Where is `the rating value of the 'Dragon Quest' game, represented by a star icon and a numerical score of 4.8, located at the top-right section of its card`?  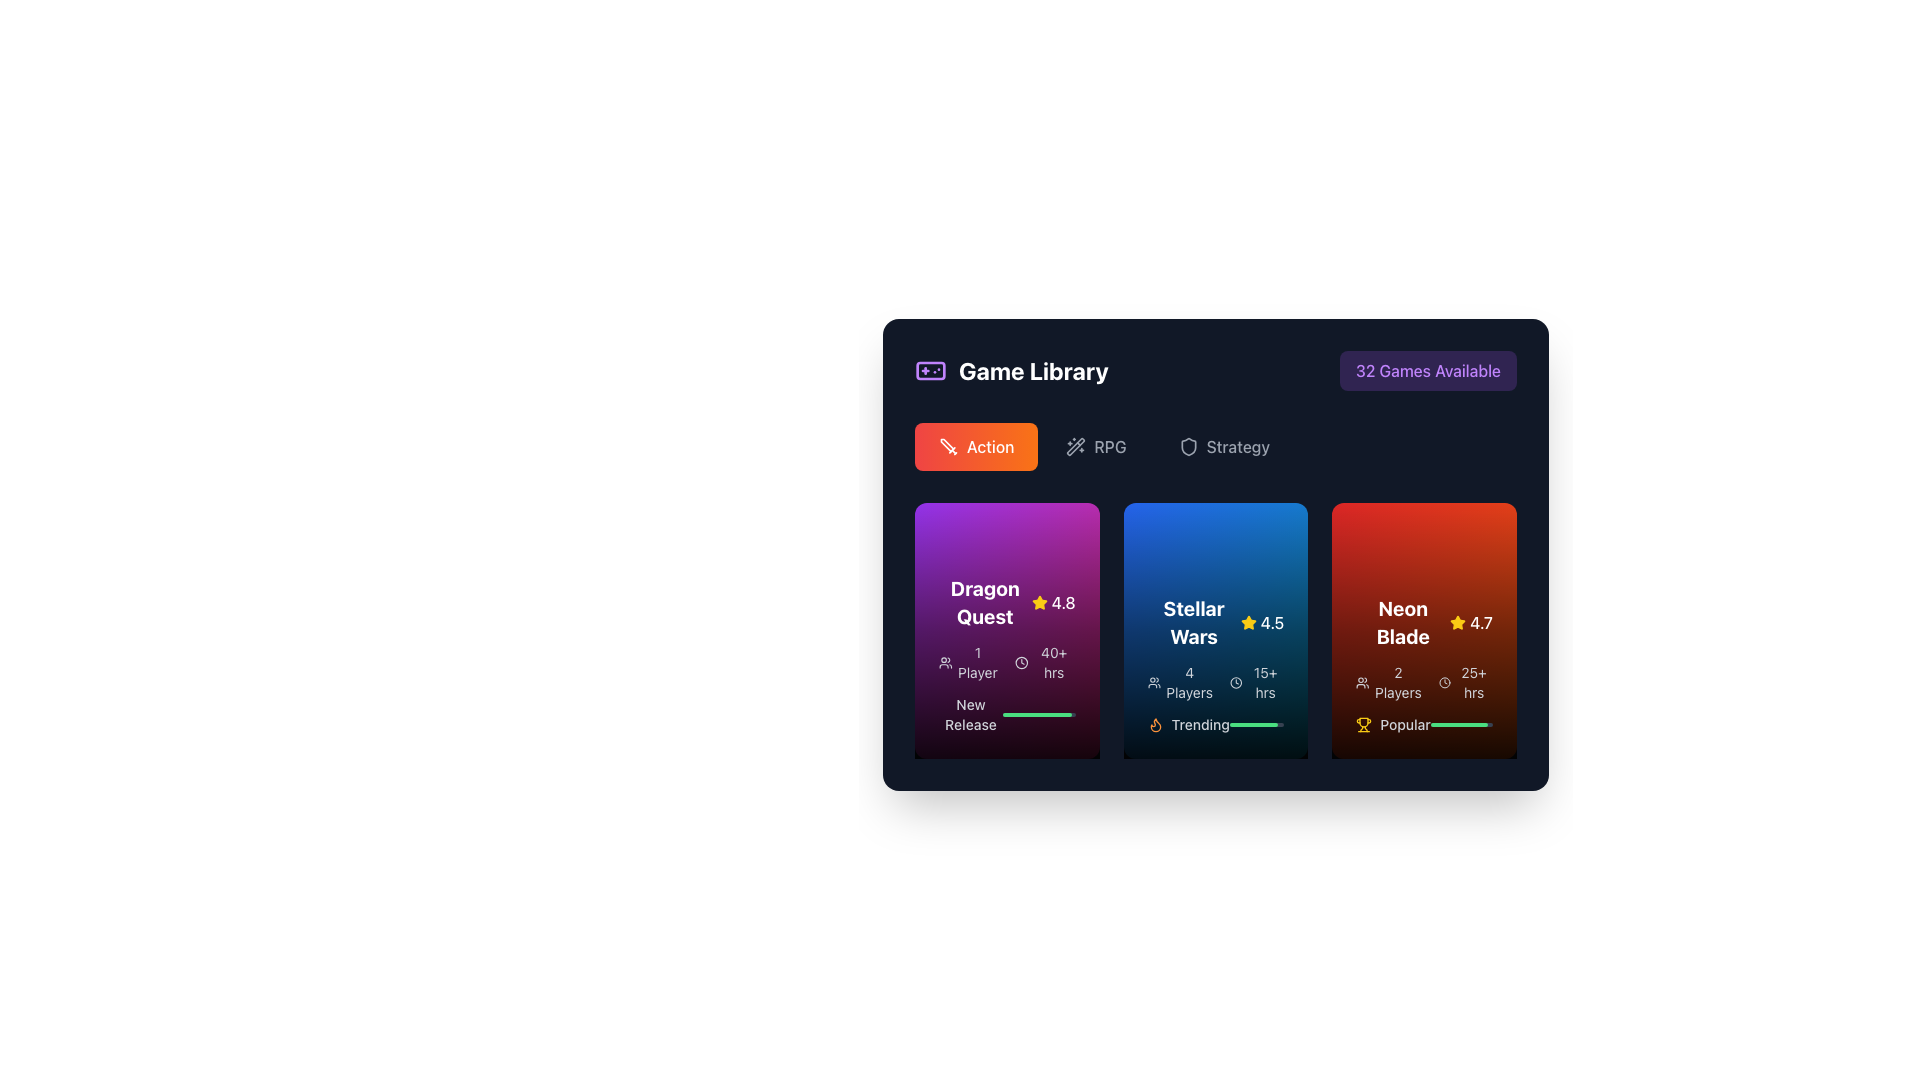
the rating value of the 'Dragon Quest' game, represented by a star icon and a numerical score of 4.8, located at the top-right section of its card is located at coordinates (1052, 601).